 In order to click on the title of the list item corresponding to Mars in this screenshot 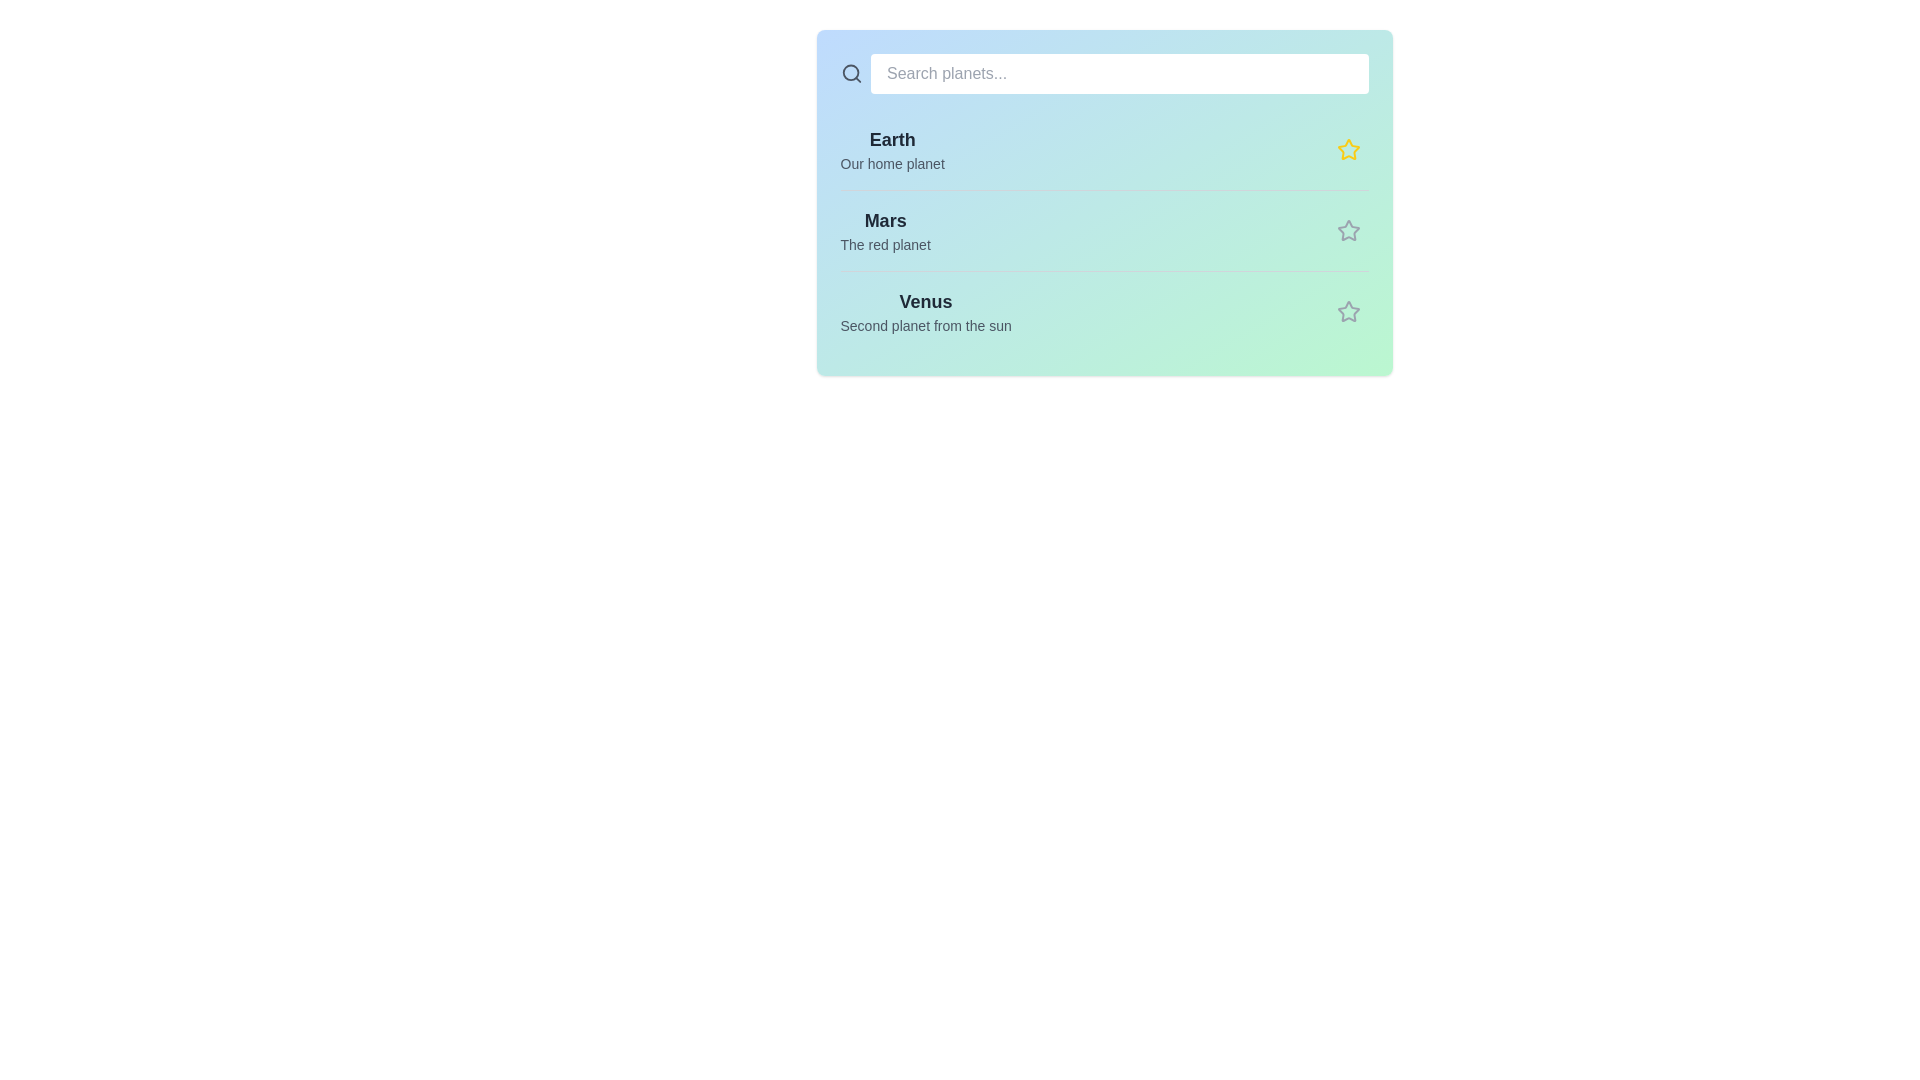, I will do `click(884, 220)`.